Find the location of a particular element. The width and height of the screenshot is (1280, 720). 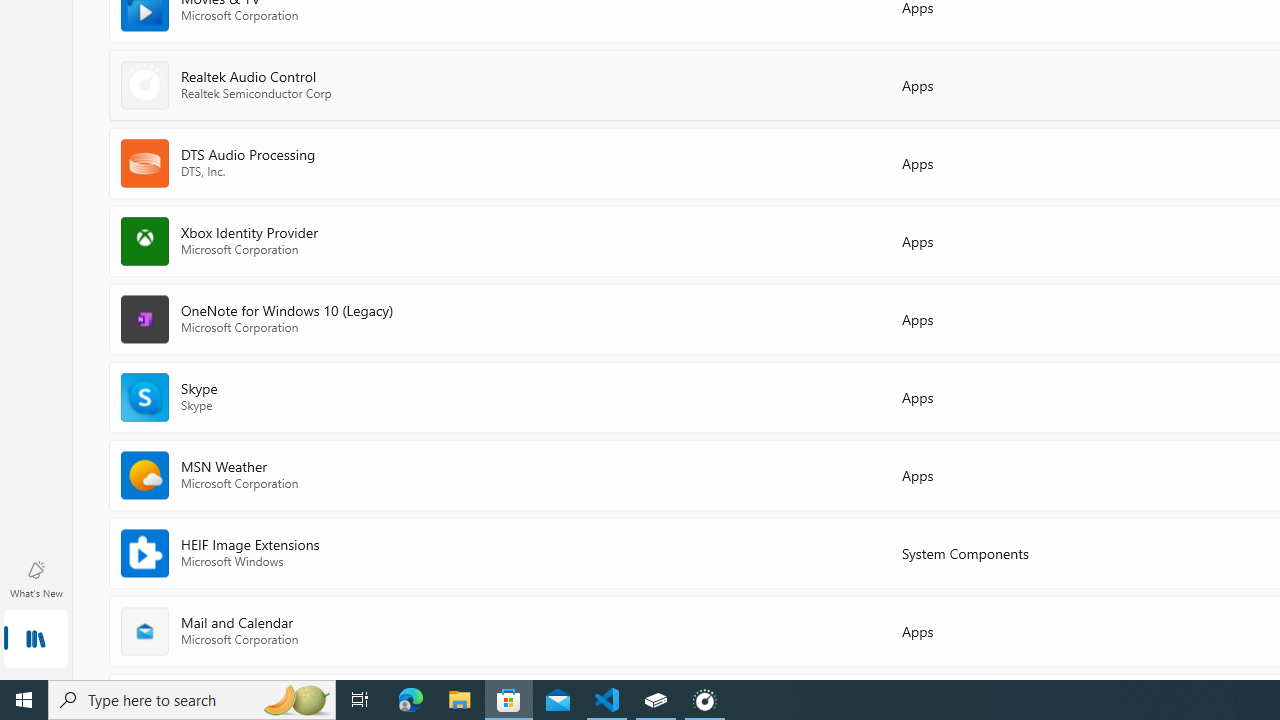

'Library' is located at coordinates (35, 640).